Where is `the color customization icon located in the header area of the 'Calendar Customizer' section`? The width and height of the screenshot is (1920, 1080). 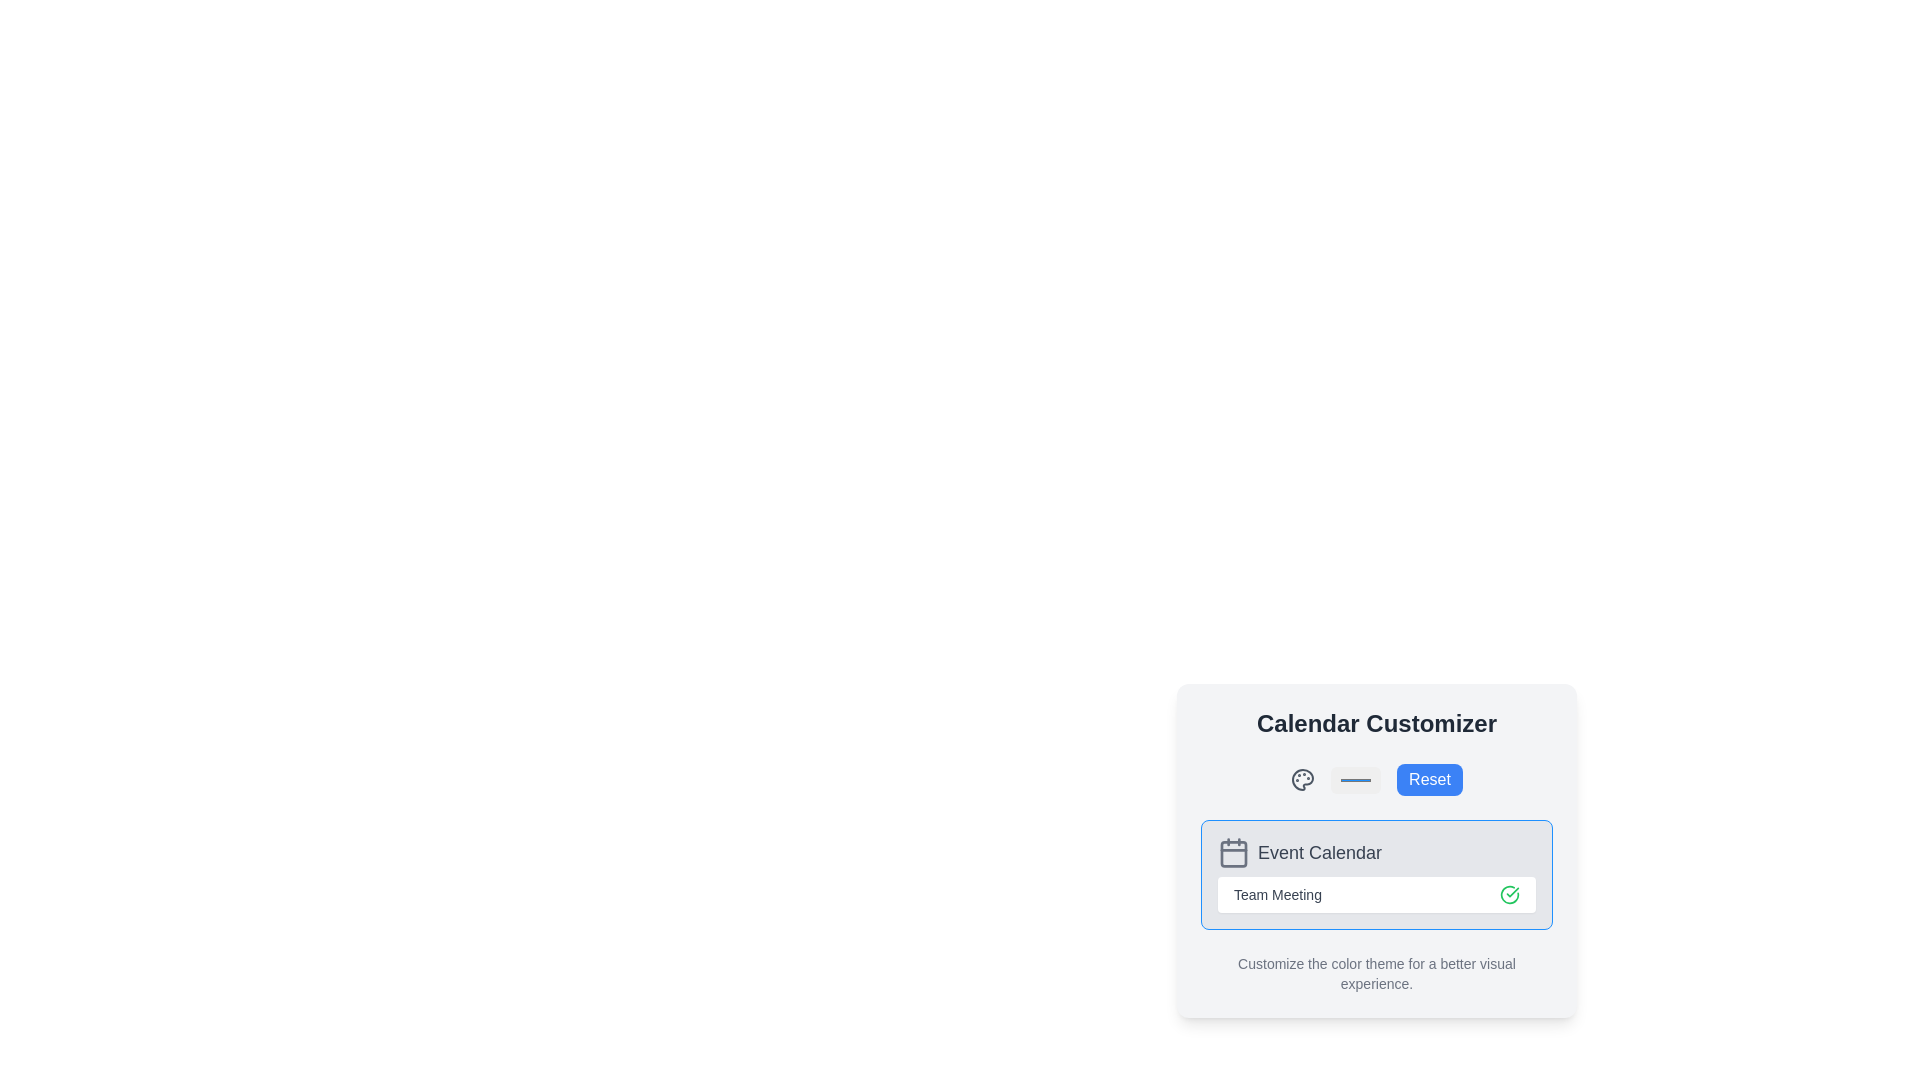 the color customization icon located in the header area of the 'Calendar Customizer' section is located at coordinates (1303, 778).